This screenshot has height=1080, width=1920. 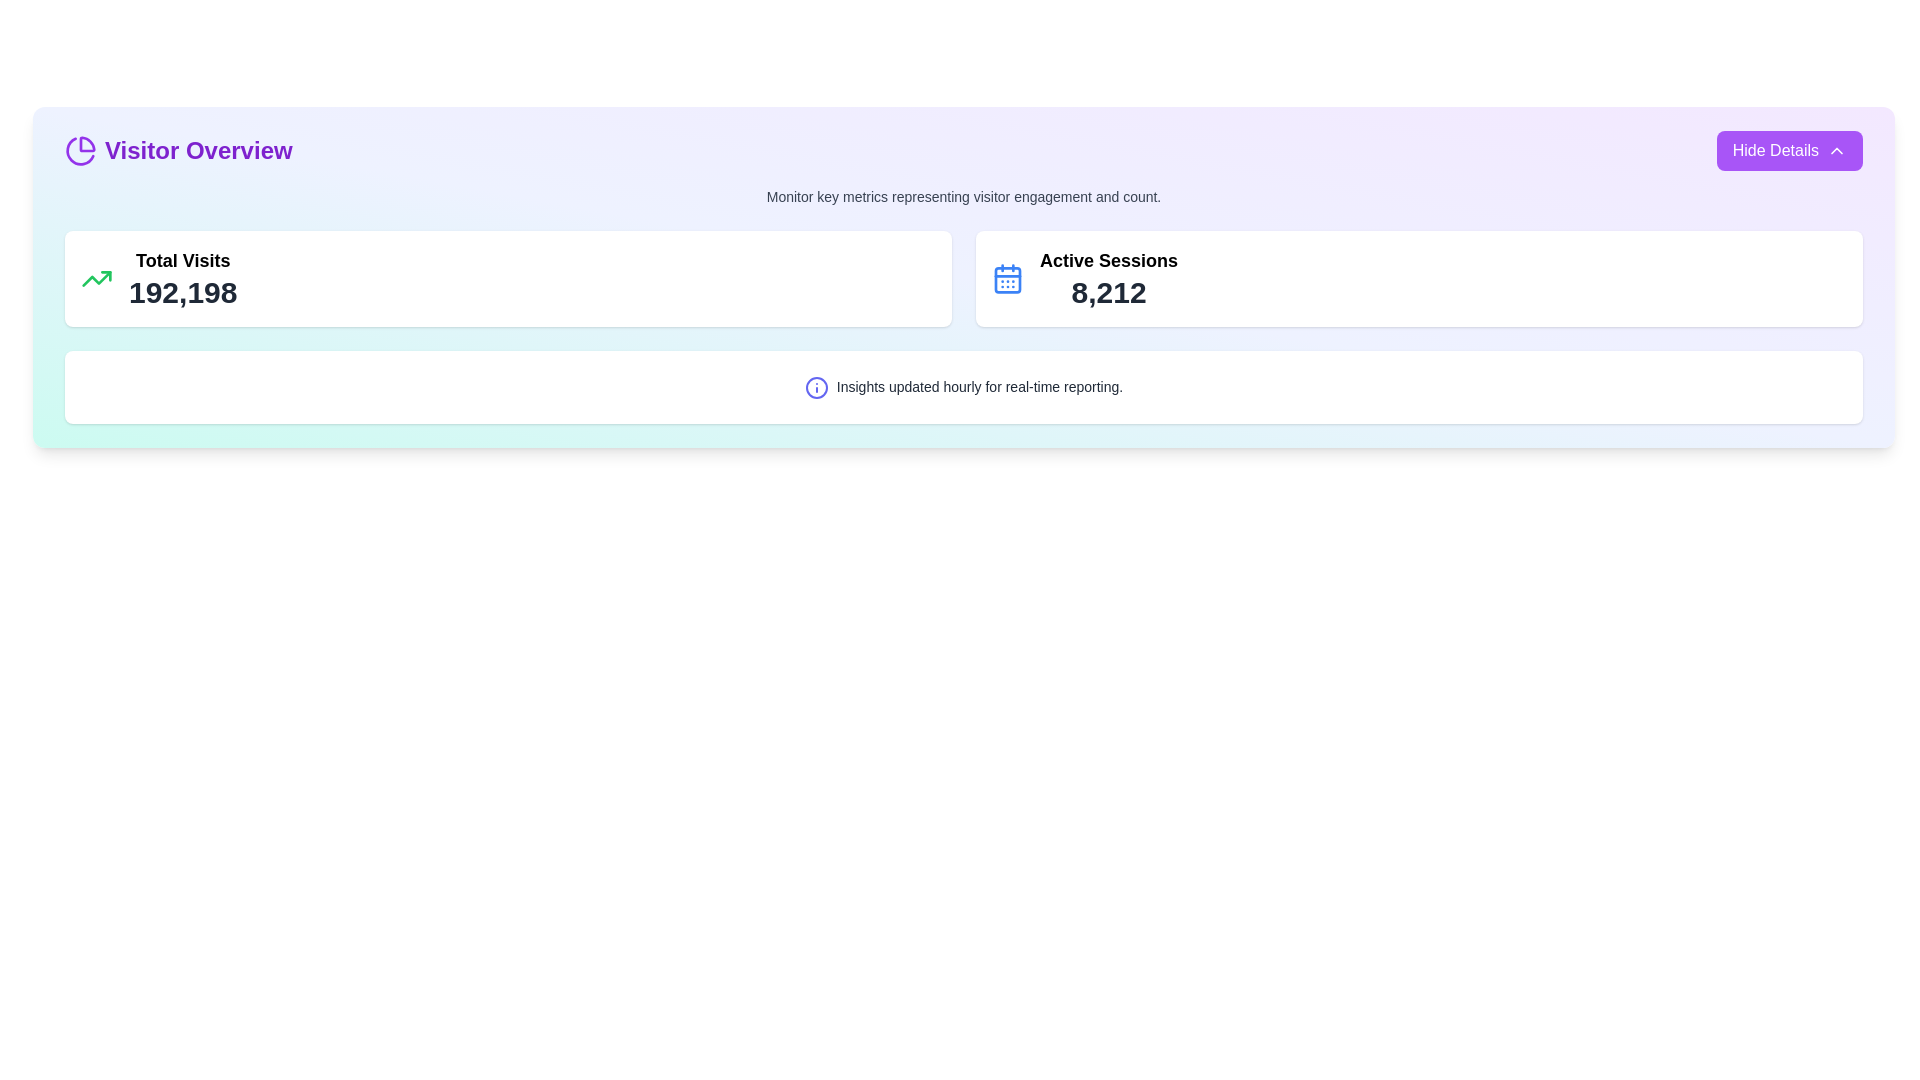 What do you see at coordinates (178, 149) in the screenshot?
I see `the Text Block with Icon, which serves as a section header for visitor statistics or analytics, located in the top-left corner of the interface` at bounding box center [178, 149].